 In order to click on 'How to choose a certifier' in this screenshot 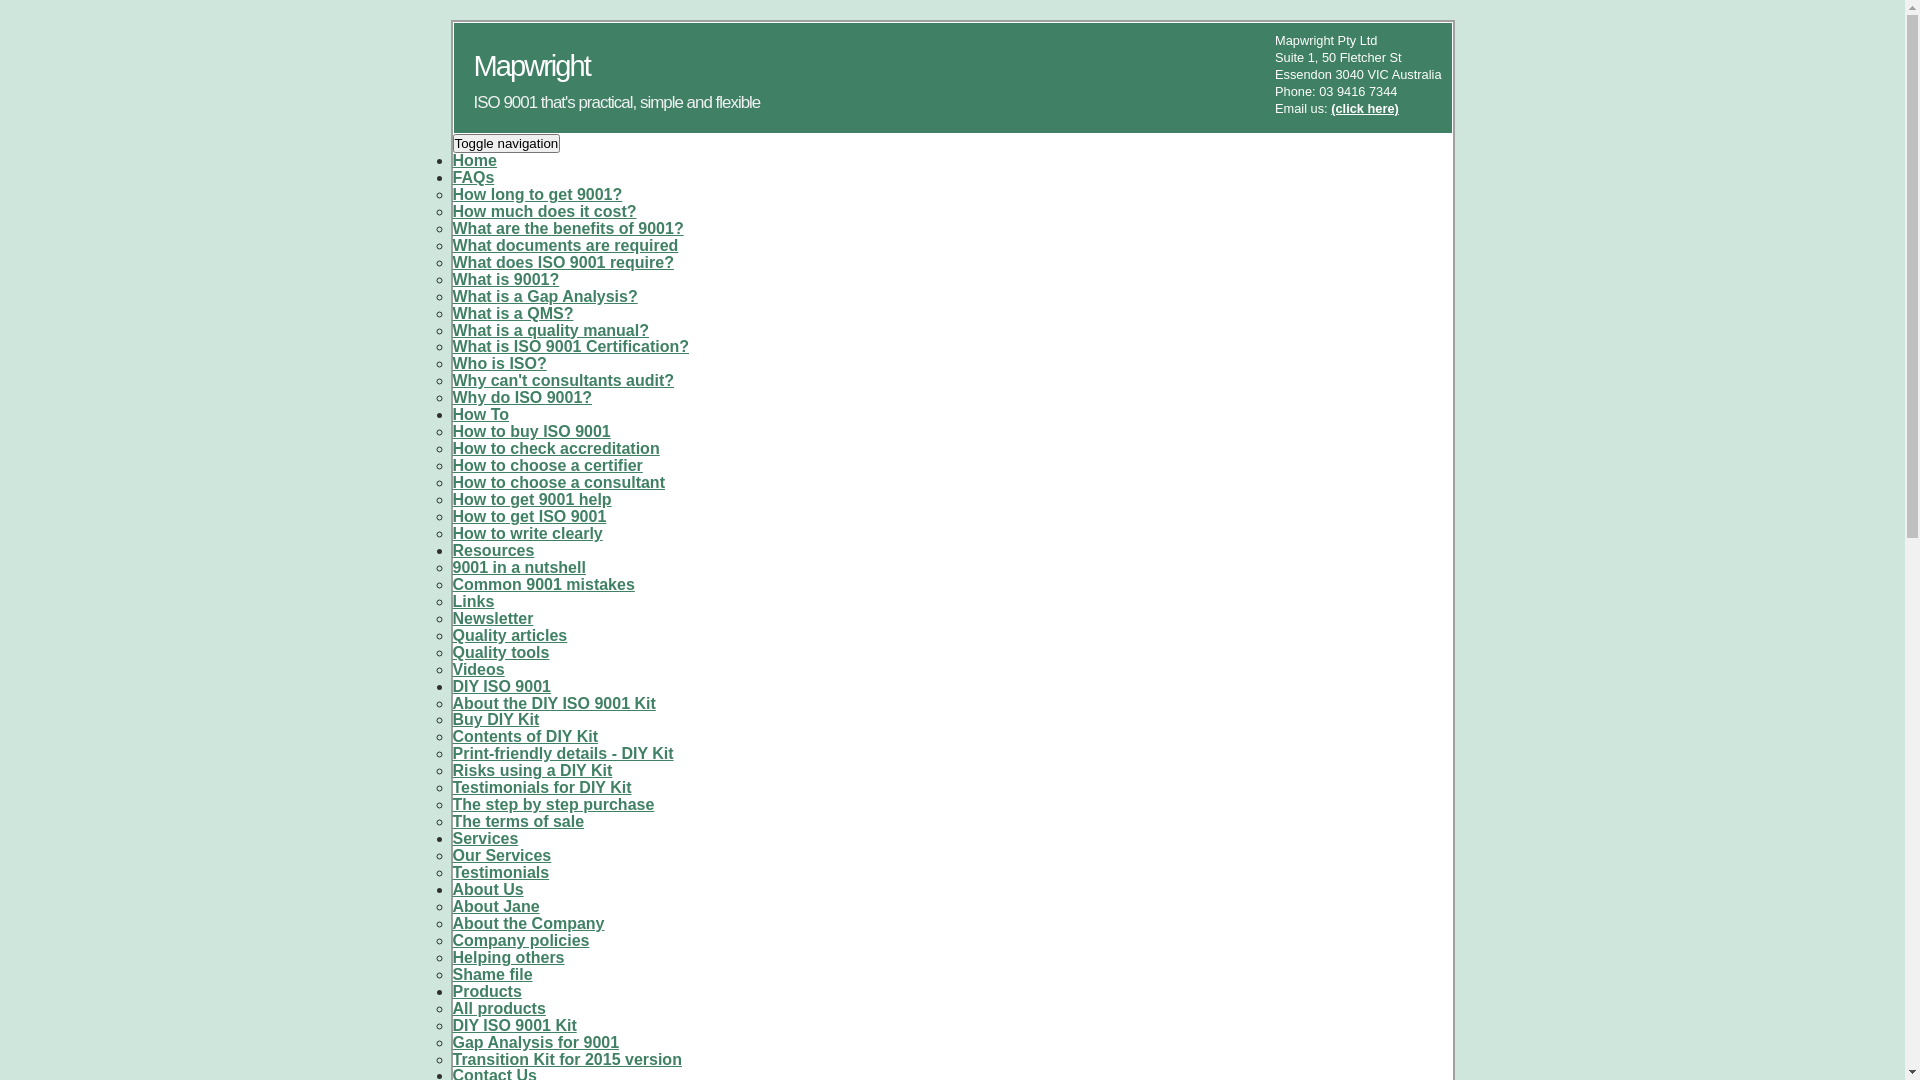, I will do `click(547, 465)`.